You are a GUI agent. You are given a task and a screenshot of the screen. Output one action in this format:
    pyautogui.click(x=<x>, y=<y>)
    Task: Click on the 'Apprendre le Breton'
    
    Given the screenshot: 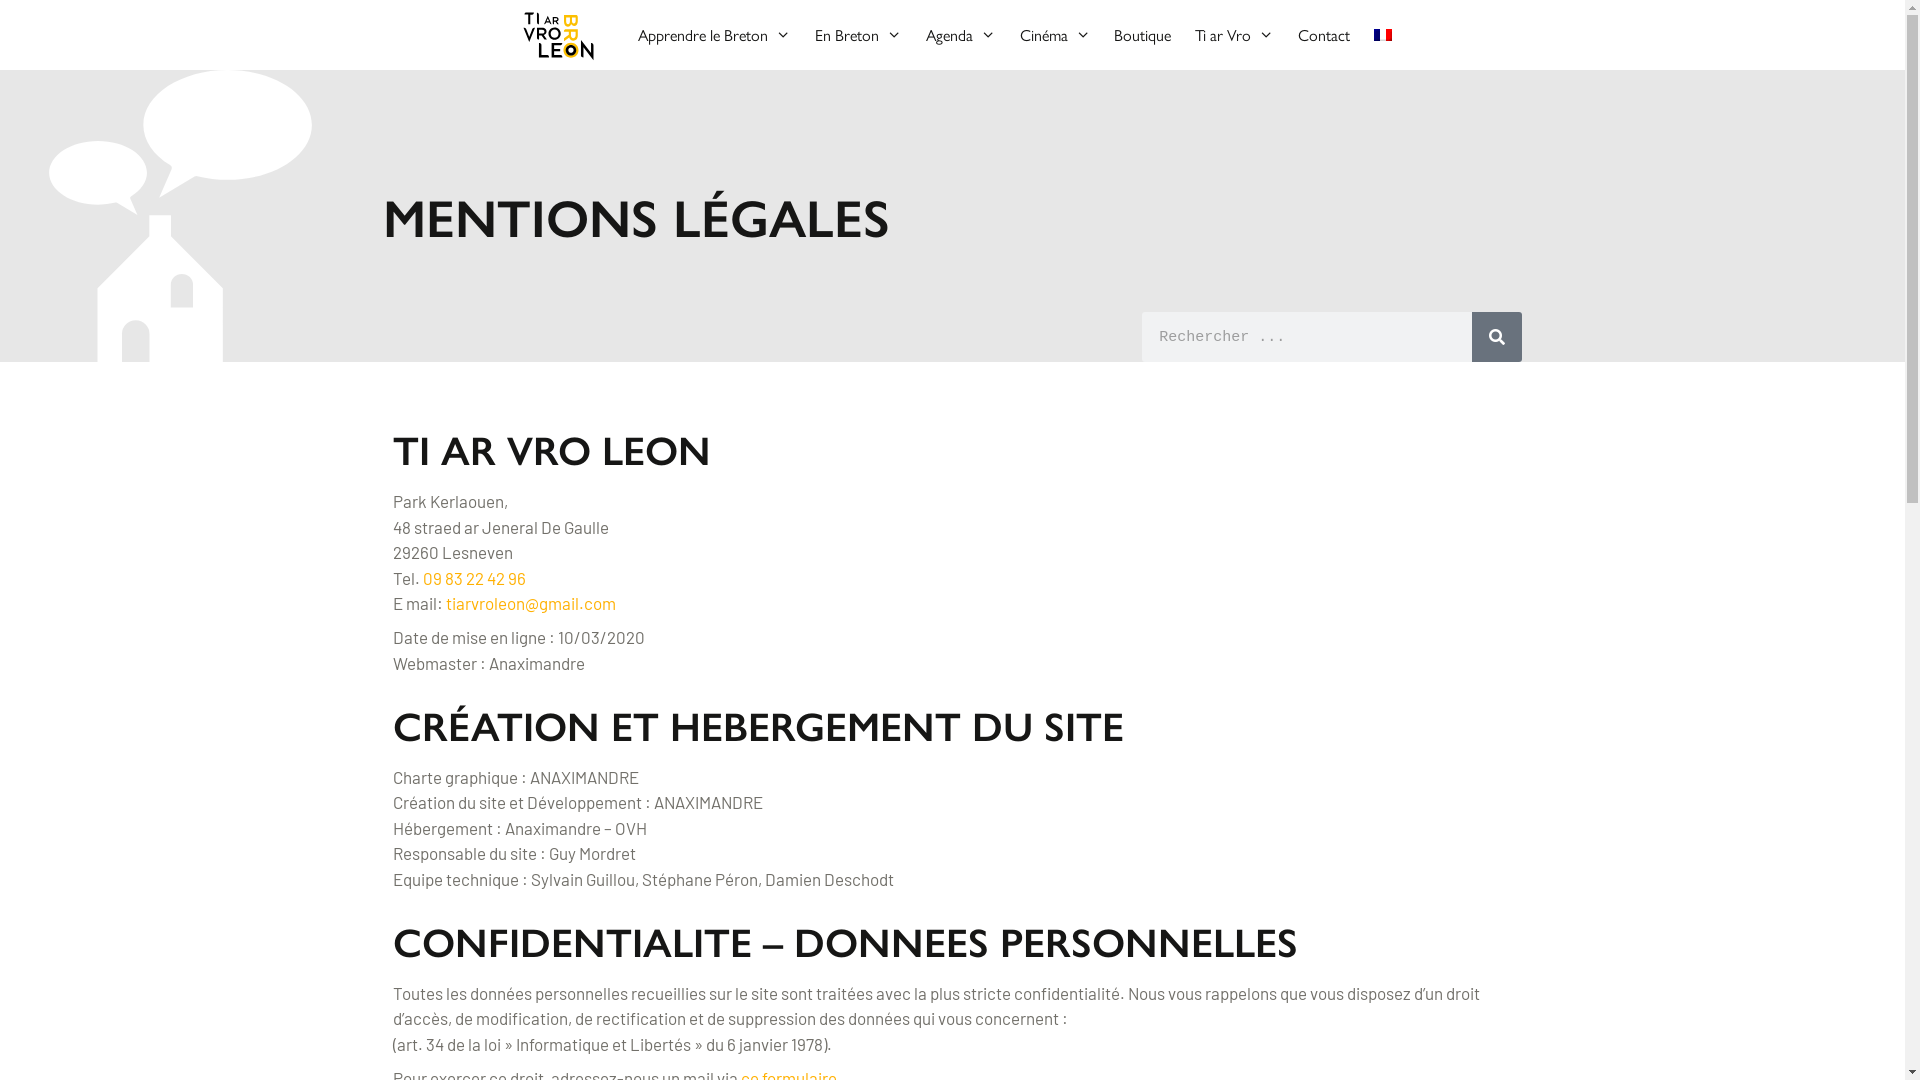 What is the action you would take?
    pyautogui.click(x=714, y=34)
    